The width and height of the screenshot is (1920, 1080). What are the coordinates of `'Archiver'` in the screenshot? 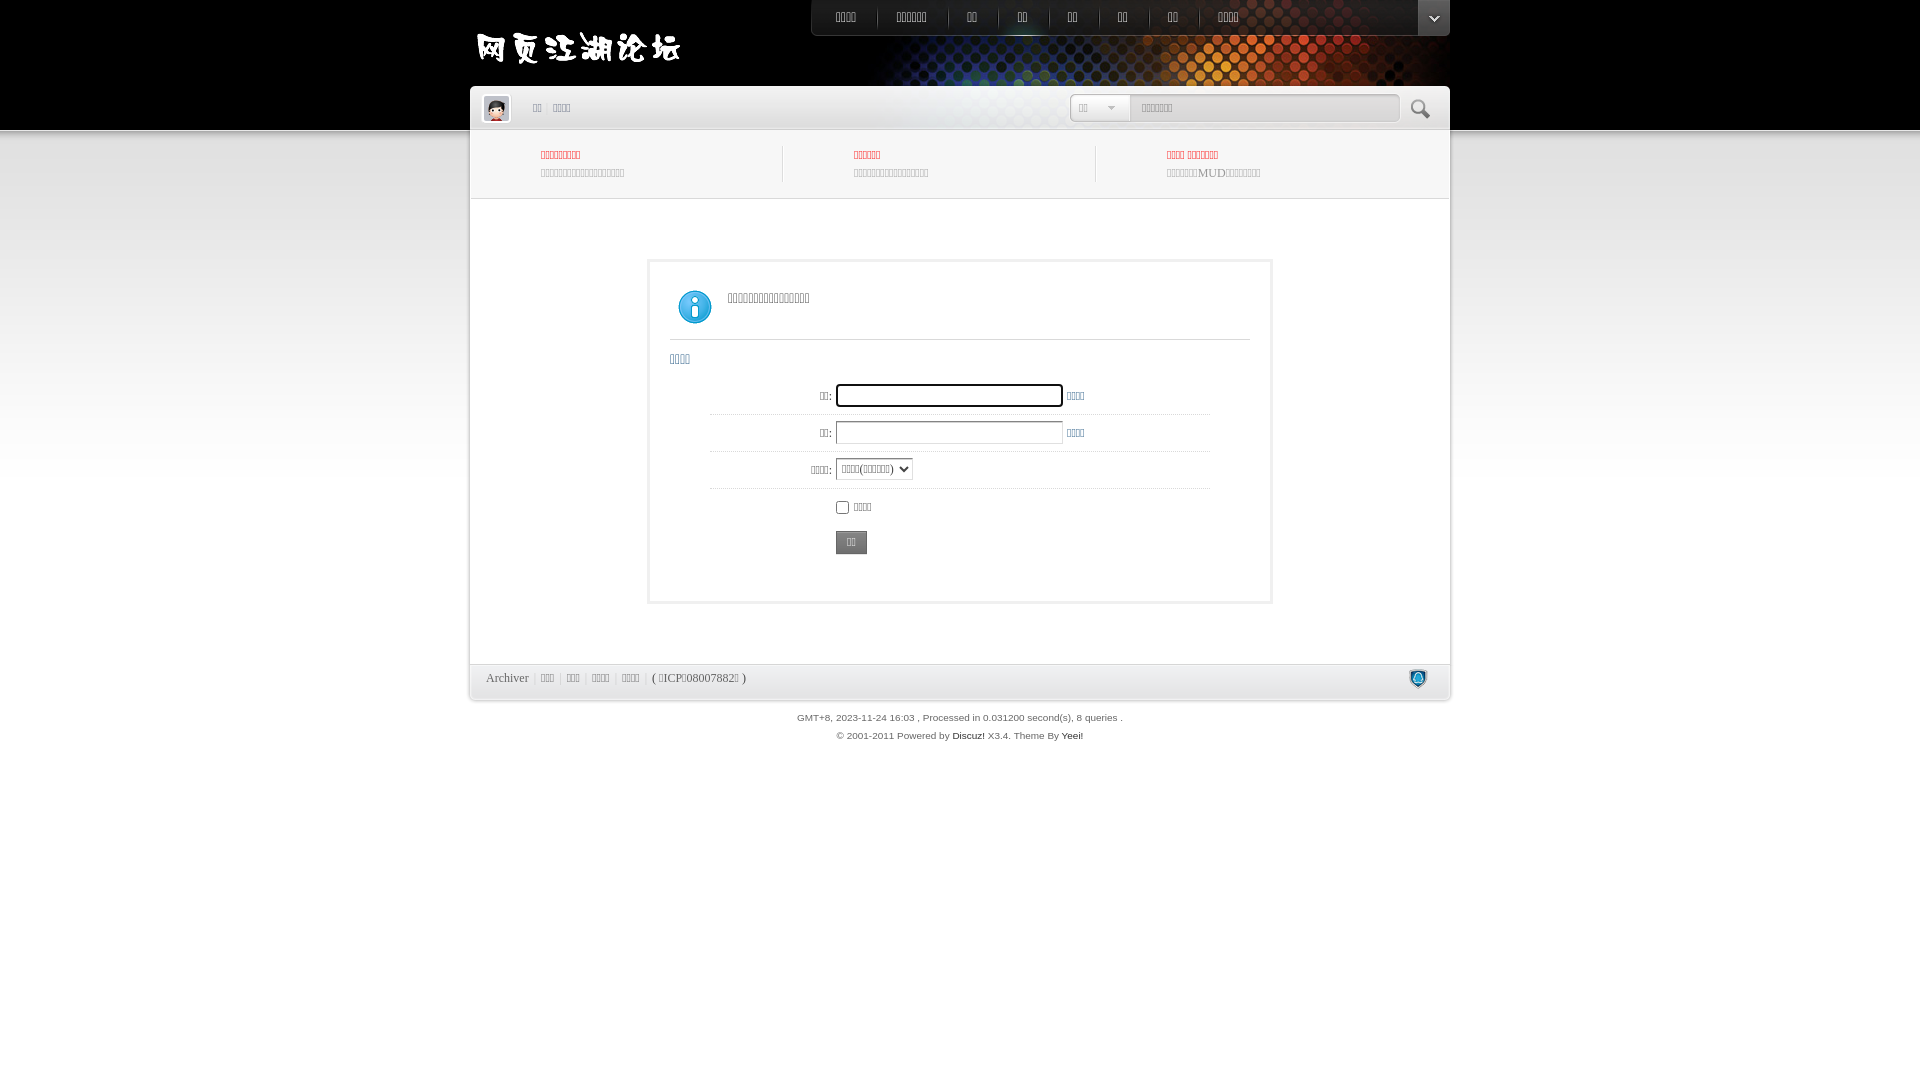 It's located at (507, 677).